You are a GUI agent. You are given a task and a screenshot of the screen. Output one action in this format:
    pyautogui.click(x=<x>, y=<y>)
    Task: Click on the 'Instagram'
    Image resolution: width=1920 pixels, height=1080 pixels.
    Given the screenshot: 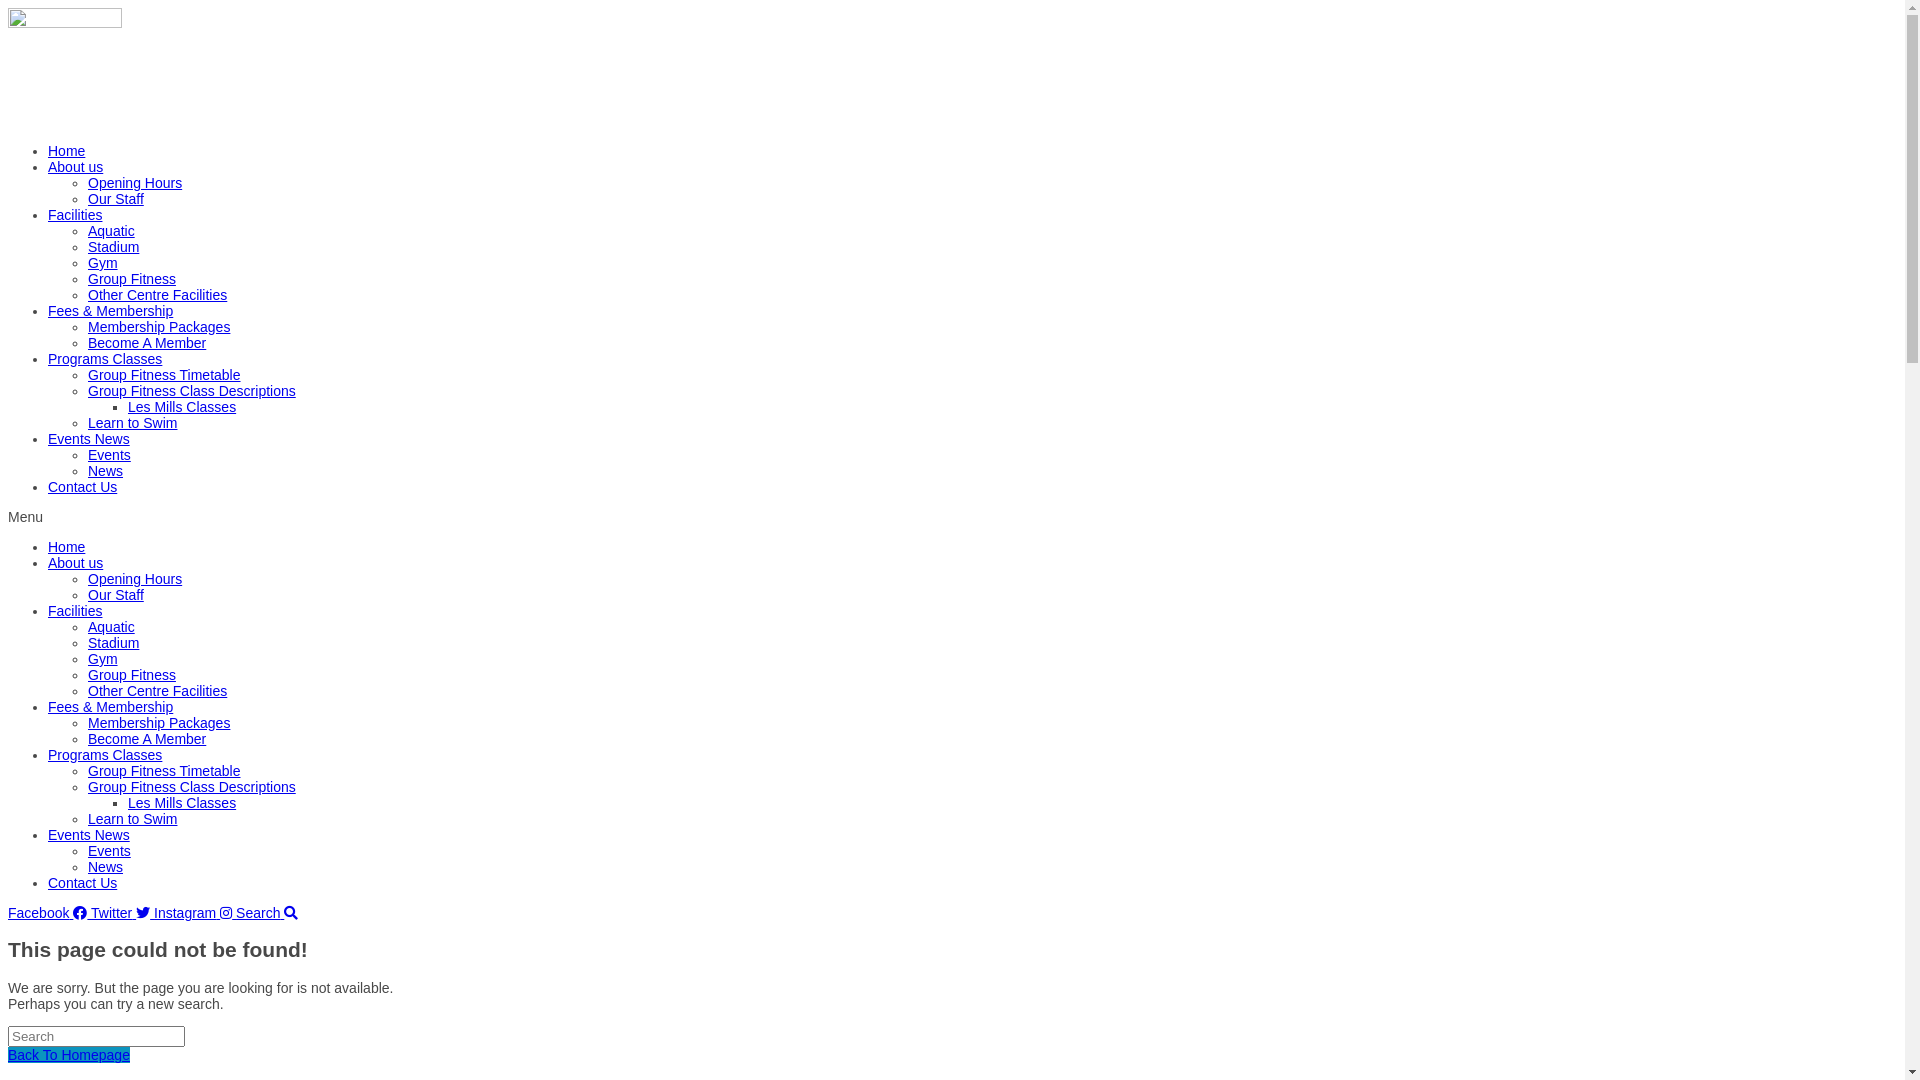 What is the action you would take?
    pyautogui.click(x=195, y=913)
    